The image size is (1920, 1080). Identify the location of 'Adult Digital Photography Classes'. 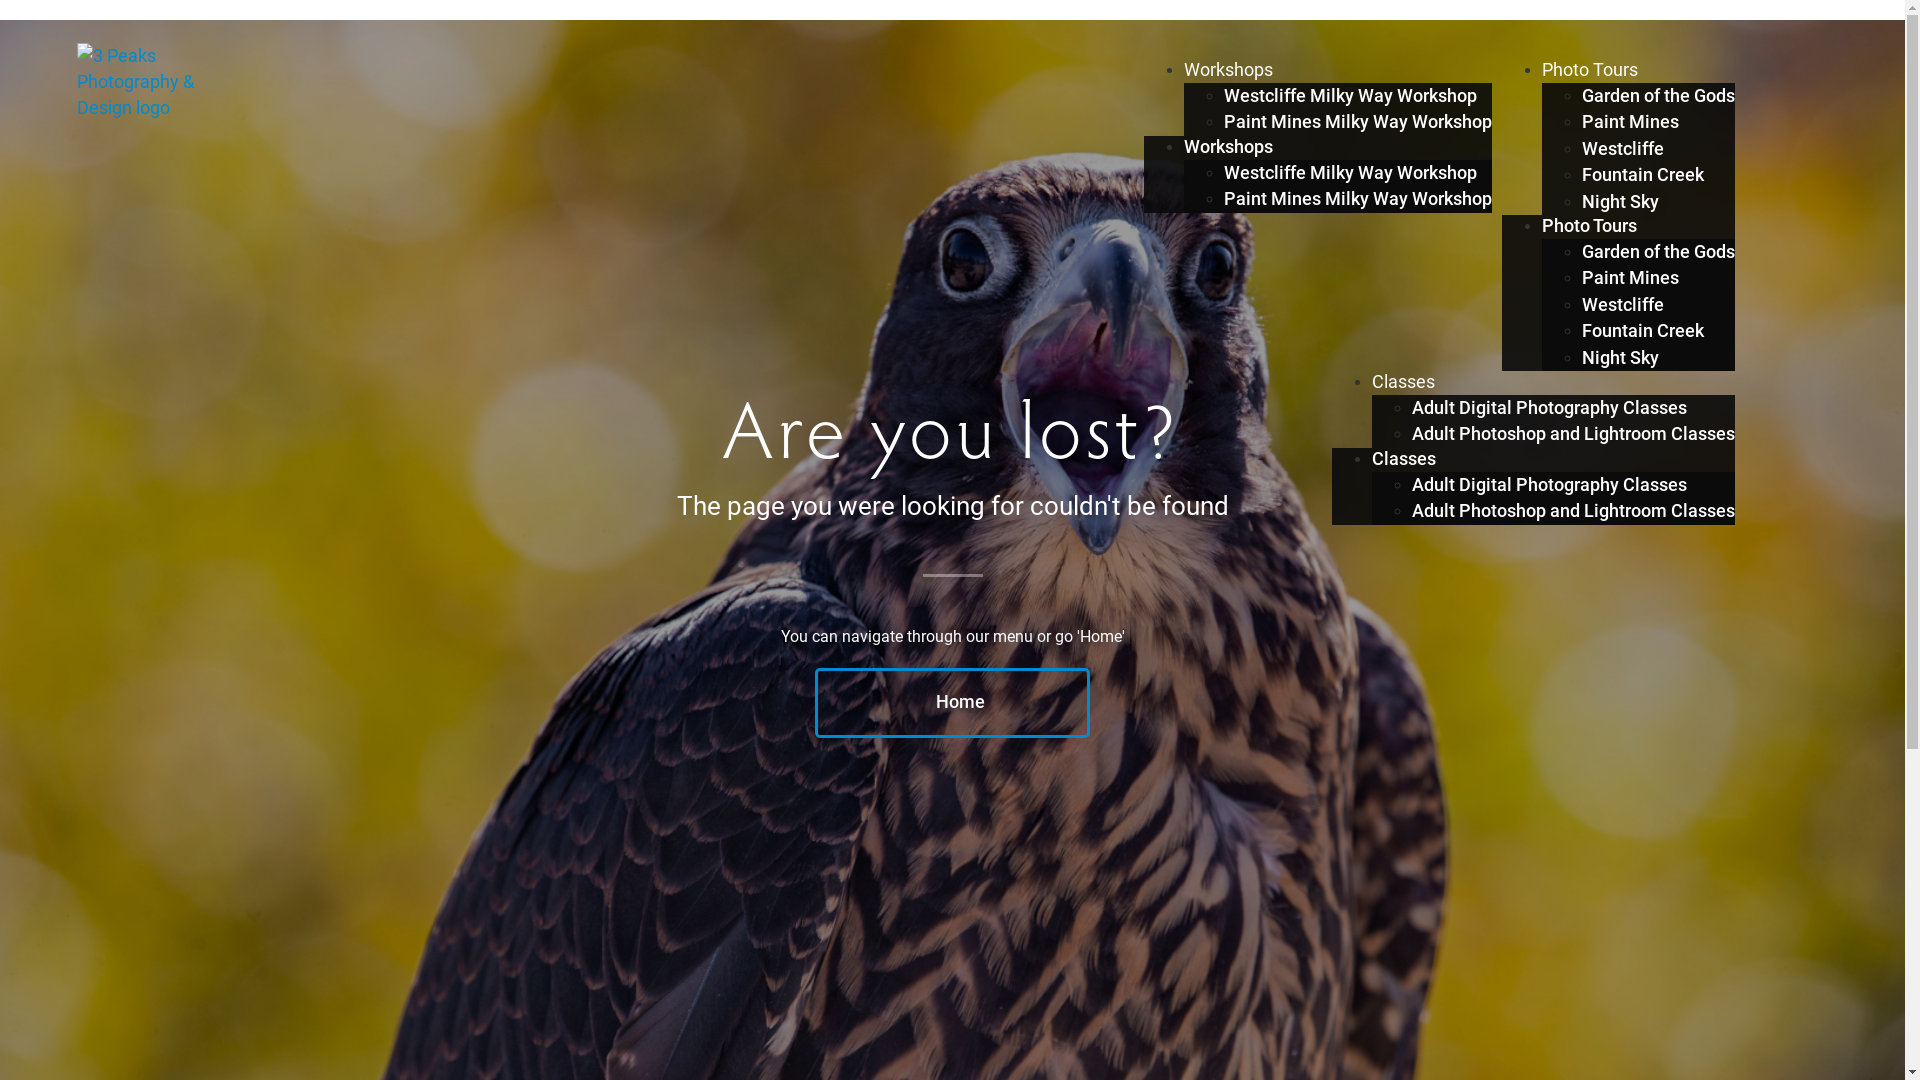
(1548, 485).